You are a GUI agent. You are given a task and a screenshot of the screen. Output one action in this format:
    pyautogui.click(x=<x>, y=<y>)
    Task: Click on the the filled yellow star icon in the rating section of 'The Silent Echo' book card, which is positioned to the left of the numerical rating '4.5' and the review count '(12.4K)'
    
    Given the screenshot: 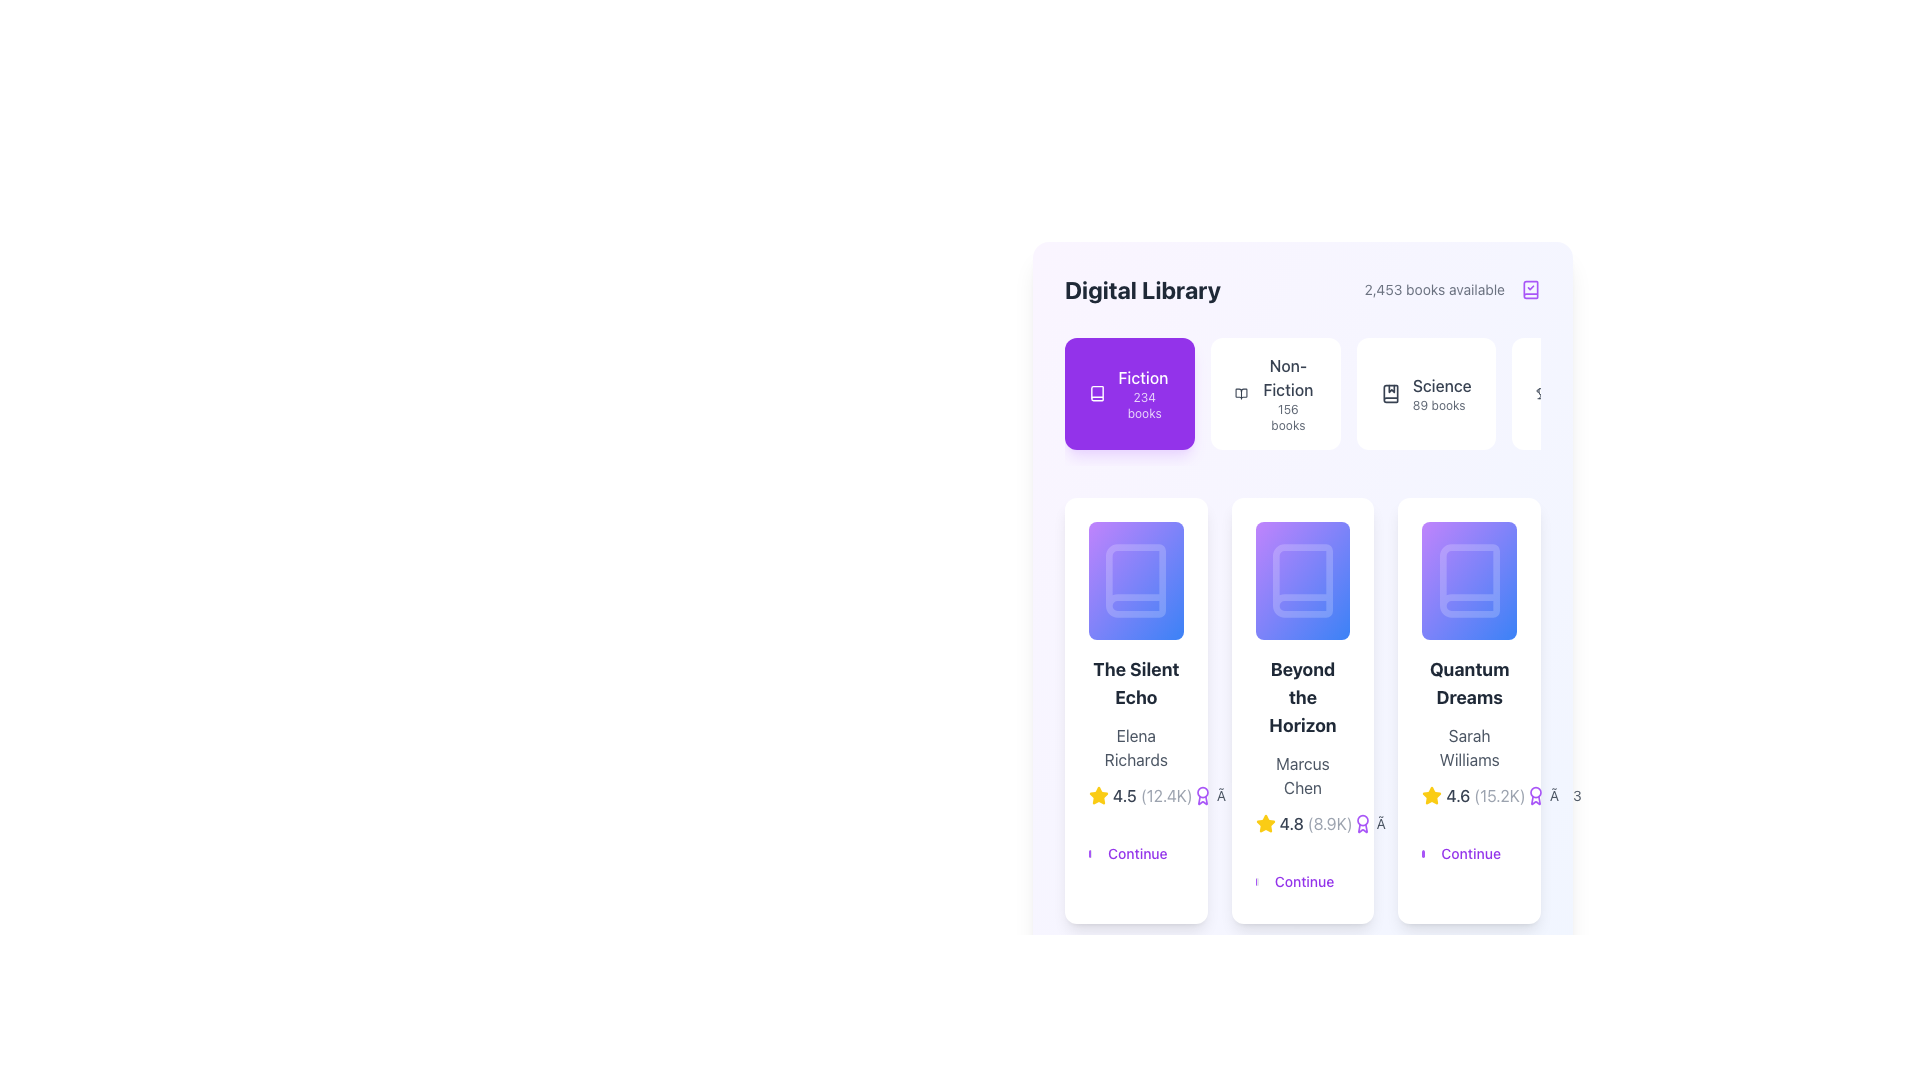 What is the action you would take?
    pyautogui.click(x=1098, y=794)
    